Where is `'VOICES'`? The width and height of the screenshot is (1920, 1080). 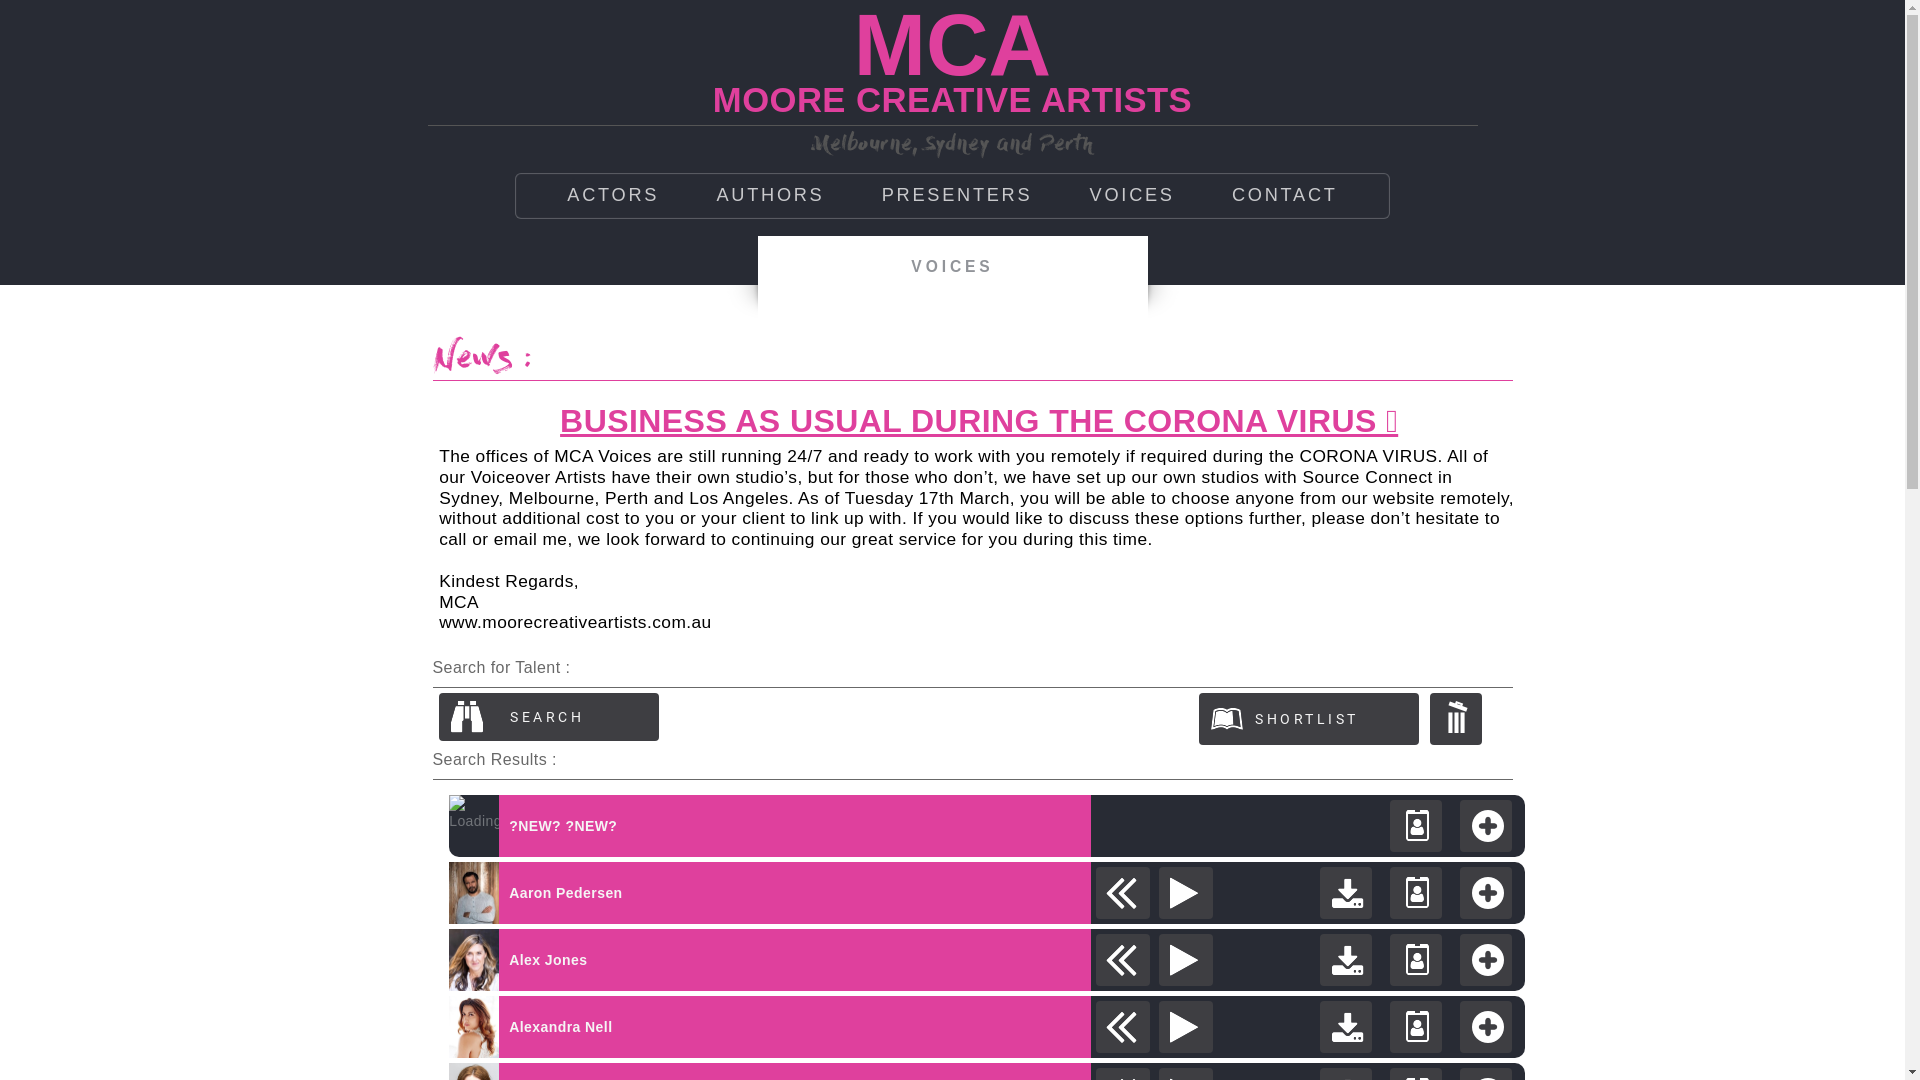 'VOICES' is located at coordinates (1088, 196).